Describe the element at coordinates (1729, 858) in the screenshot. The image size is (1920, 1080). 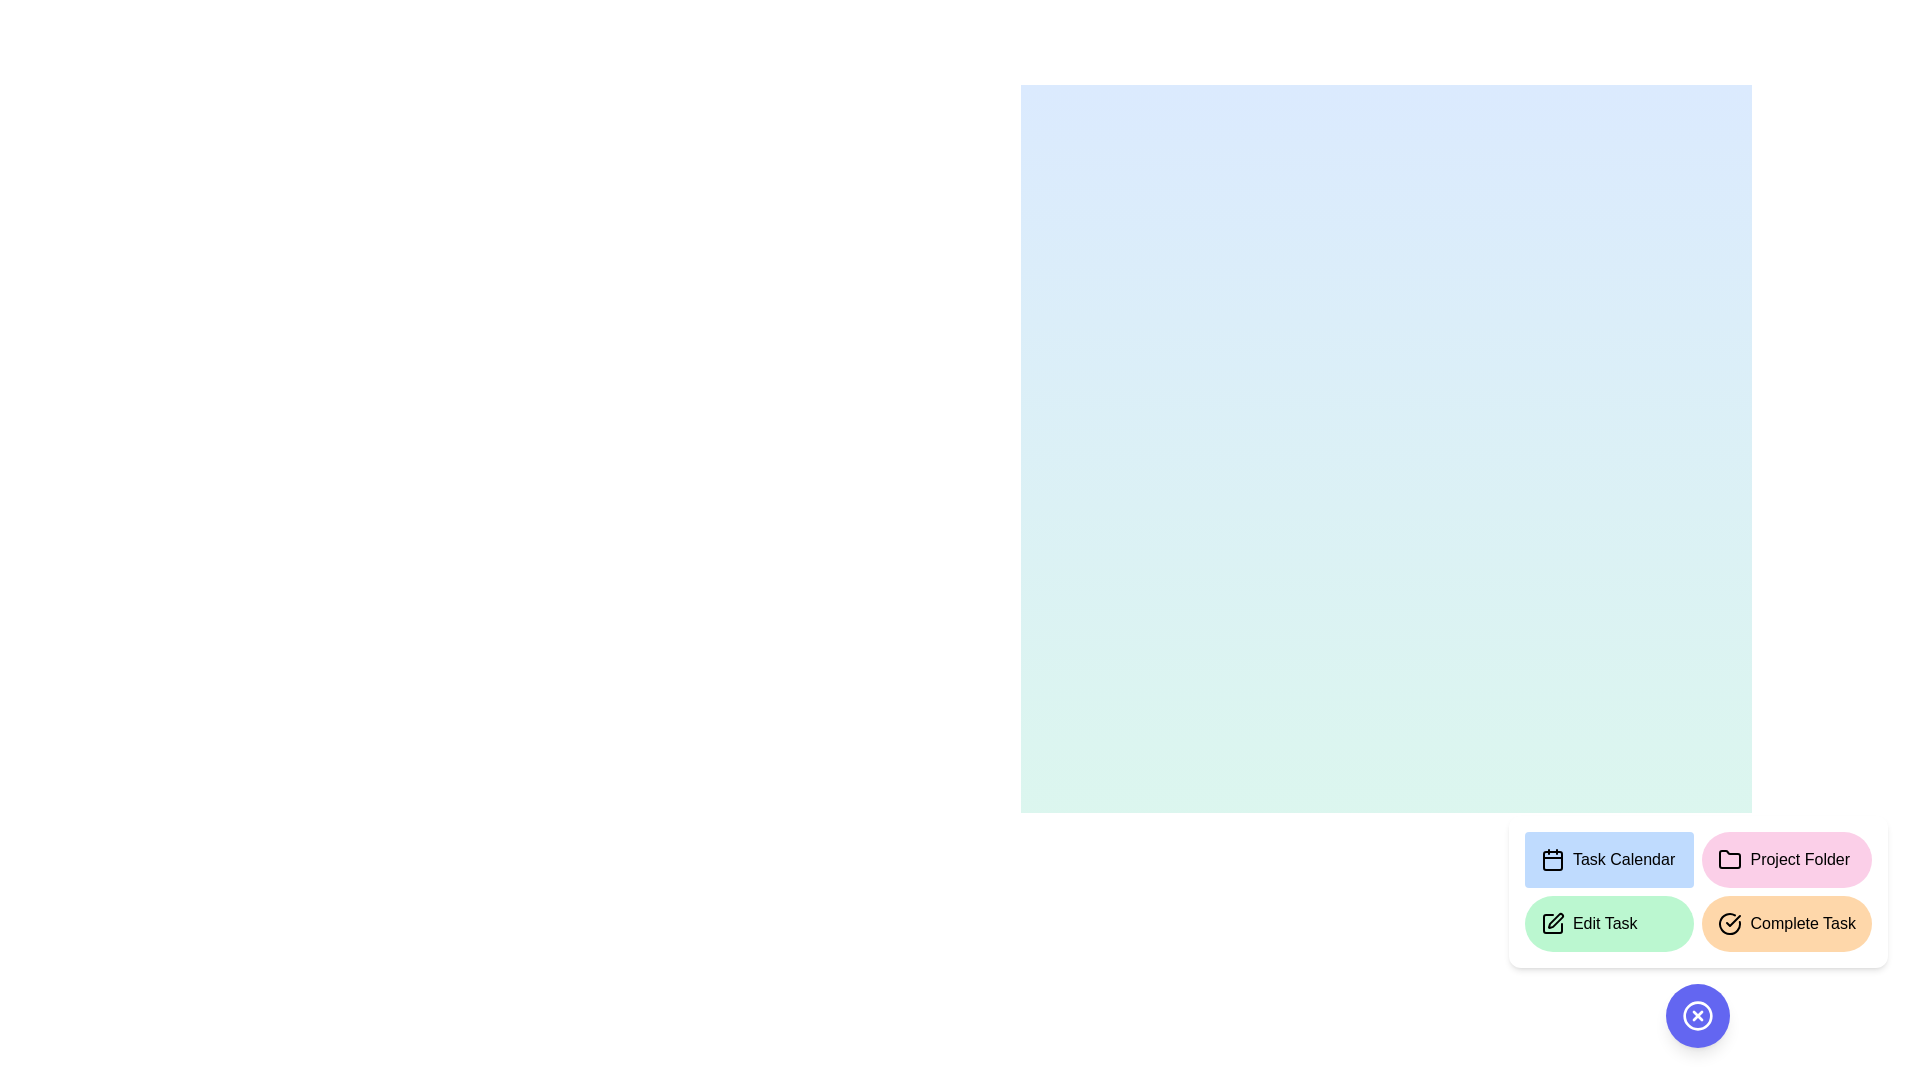
I see `the decorative folder icon within the 'Project Folder' button to interact with it` at that location.